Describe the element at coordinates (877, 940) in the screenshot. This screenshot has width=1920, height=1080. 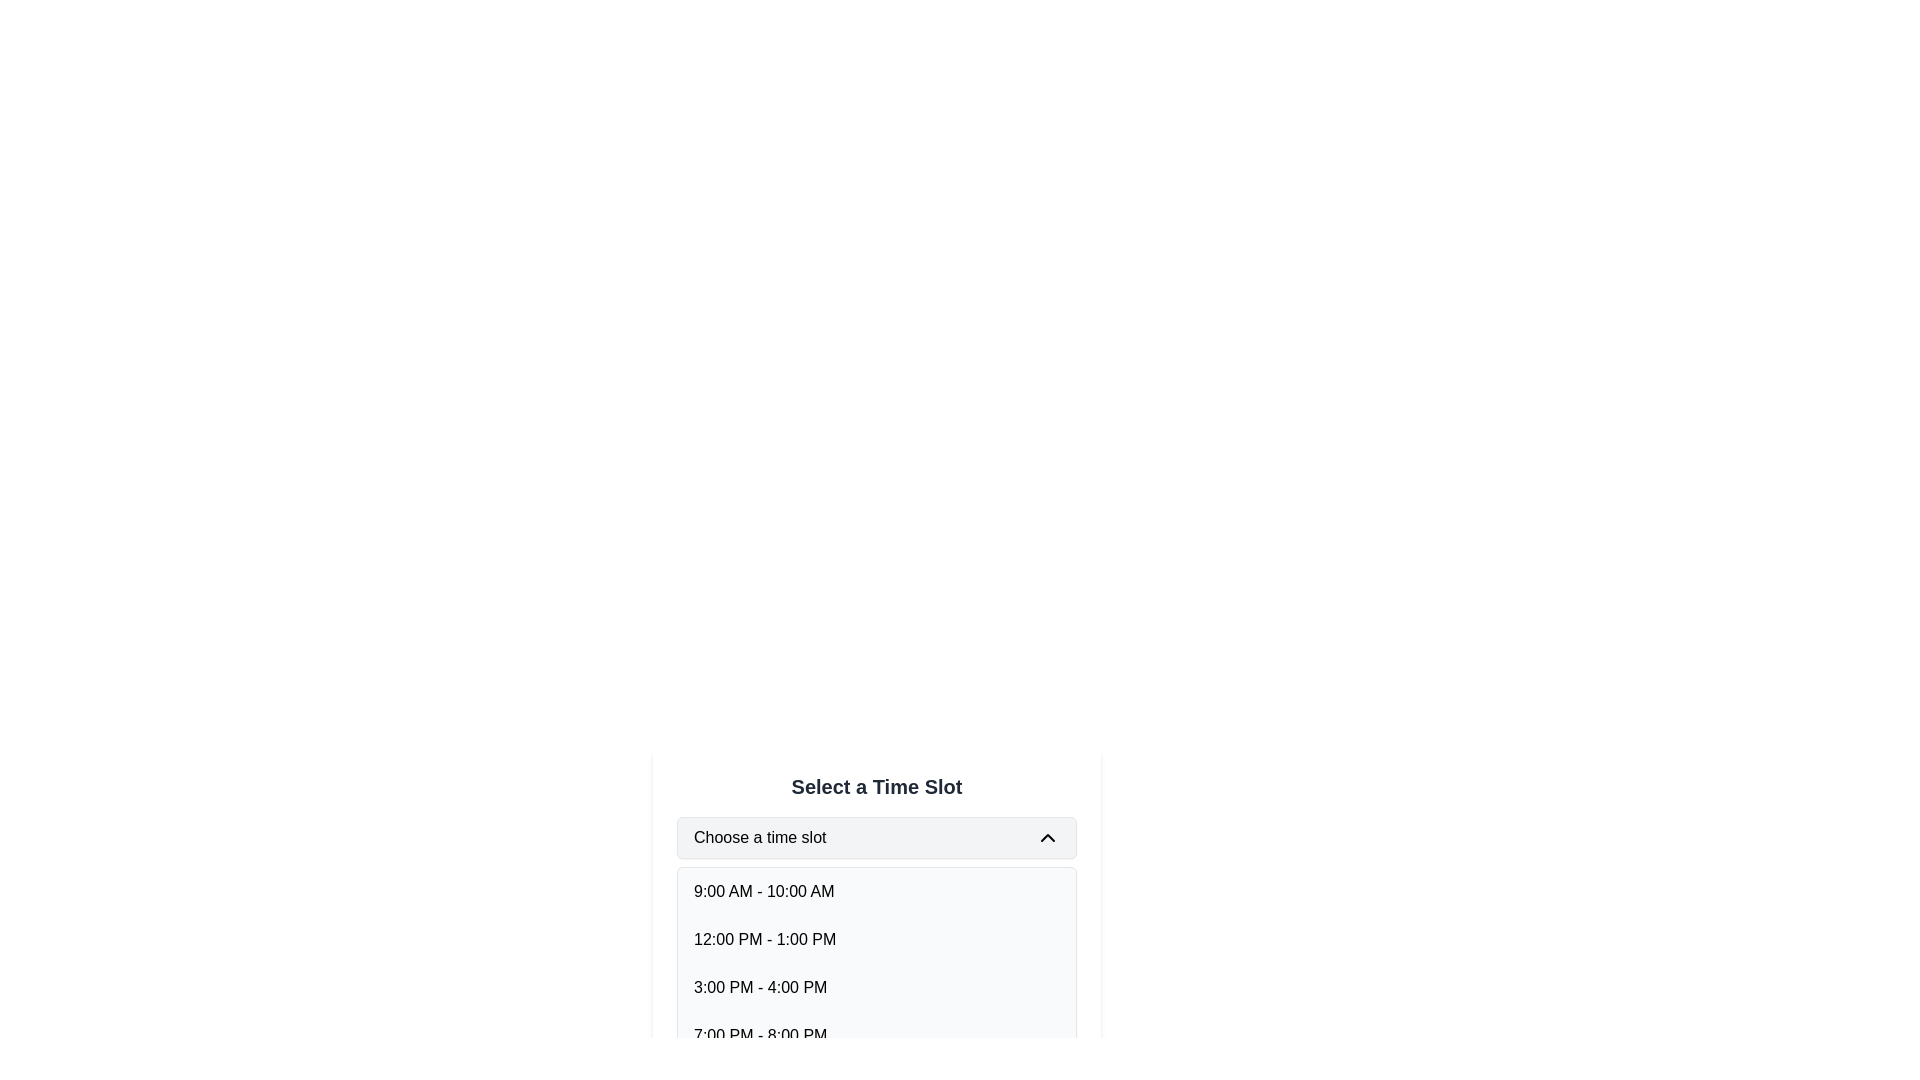
I see `the second time slot option in the selectable list titled 'Select a Time Slot'` at that location.